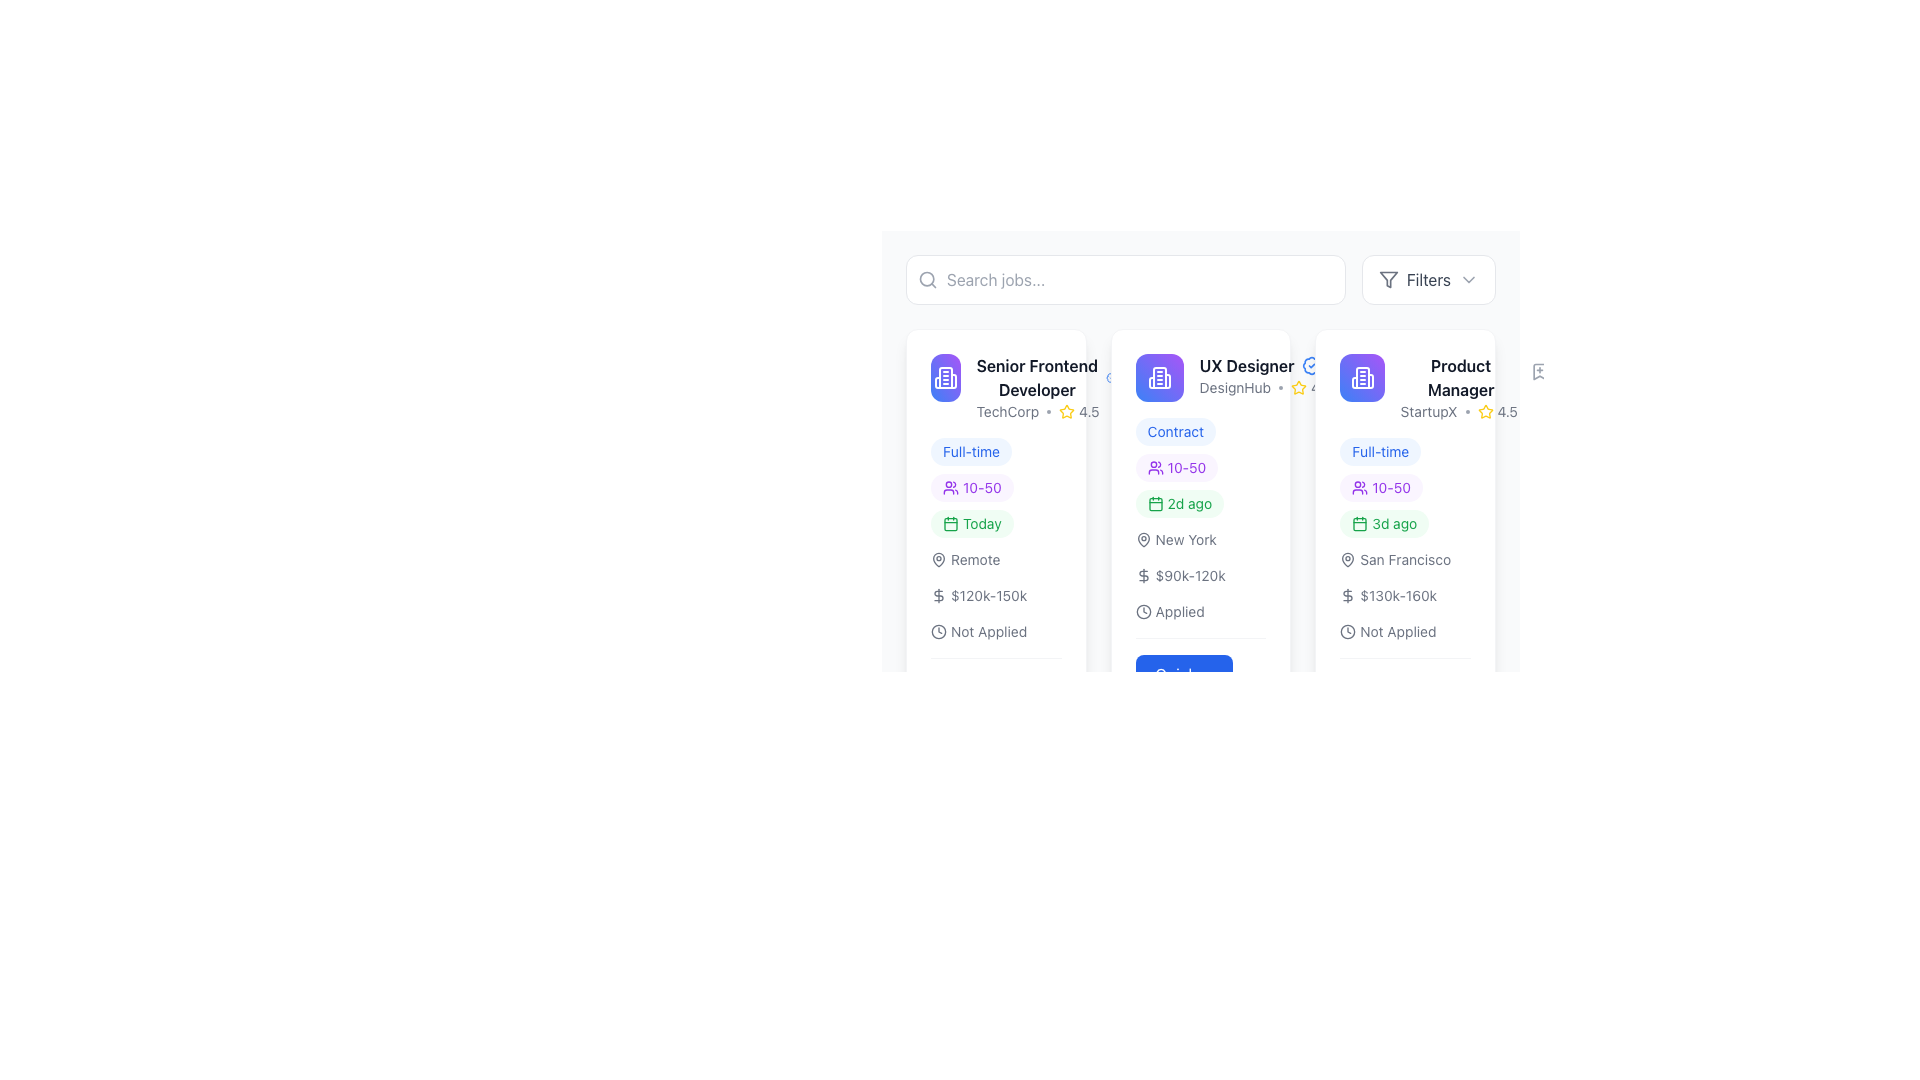 Image resolution: width=1920 pixels, height=1080 pixels. What do you see at coordinates (1232, 378) in the screenshot?
I see `the header of the job listing, which includes the job title, company name, and rating, located in the middle column of the three-column layout` at bounding box center [1232, 378].